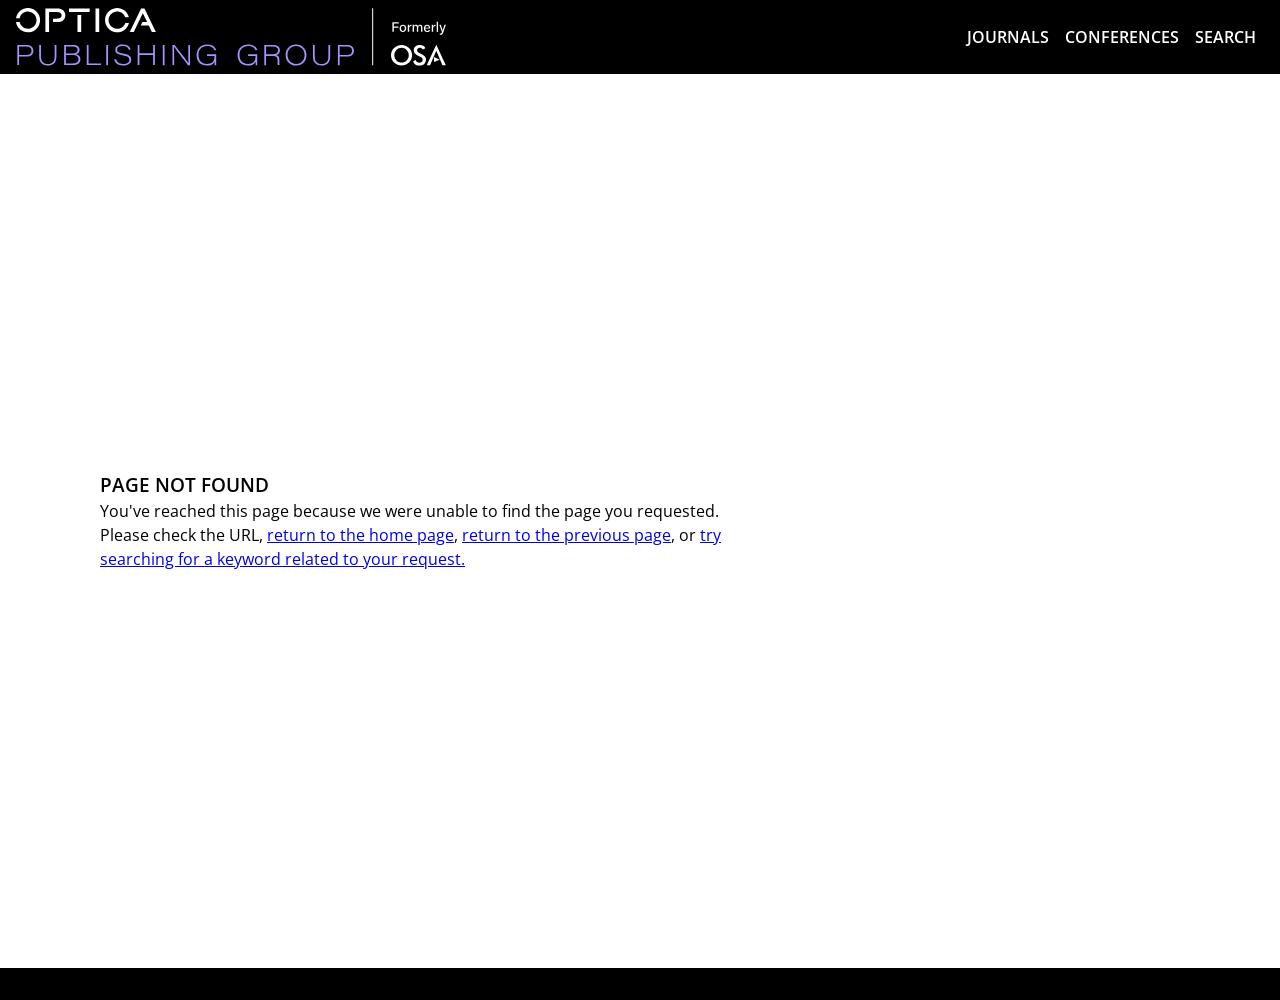 The width and height of the screenshot is (1280, 1000). What do you see at coordinates (184, 482) in the screenshot?
I see `'PAGE NOT FOUND'` at bounding box center [184, 482].